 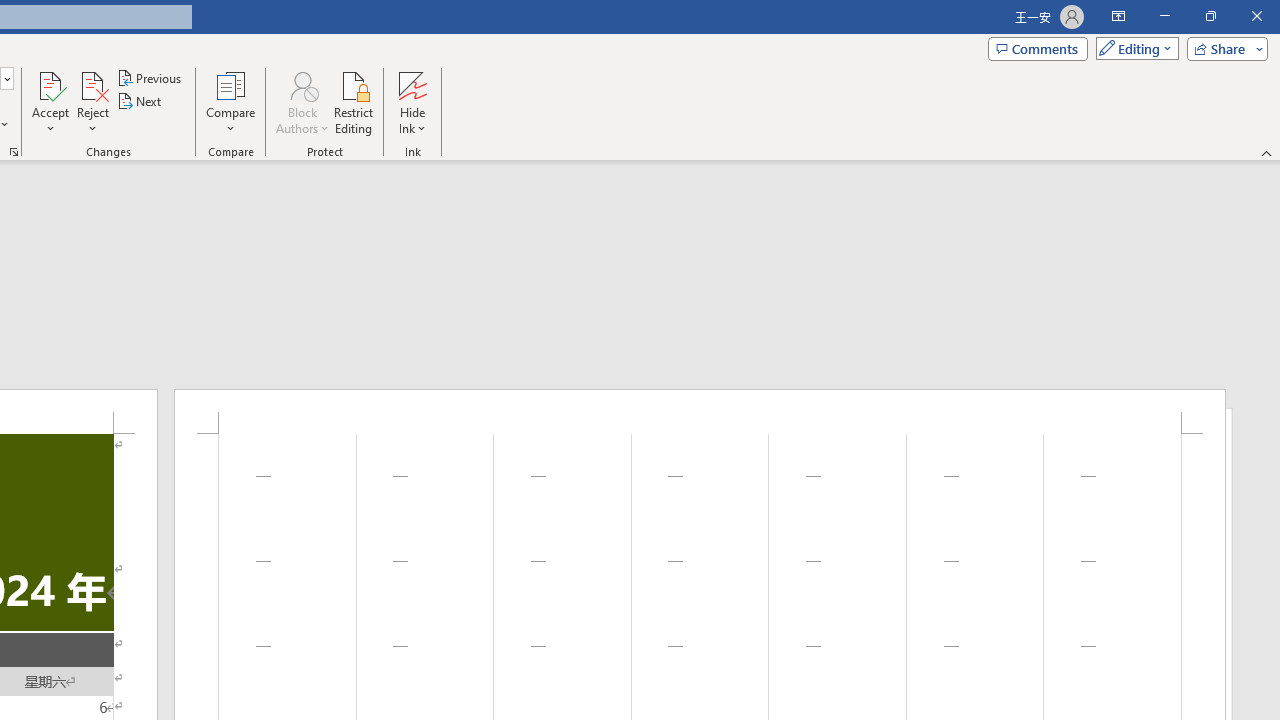 What do you see at coordinates (91, 84) in the screenshot?
I see `'Reject and Move to Next'` at bounding box center [91, 84].